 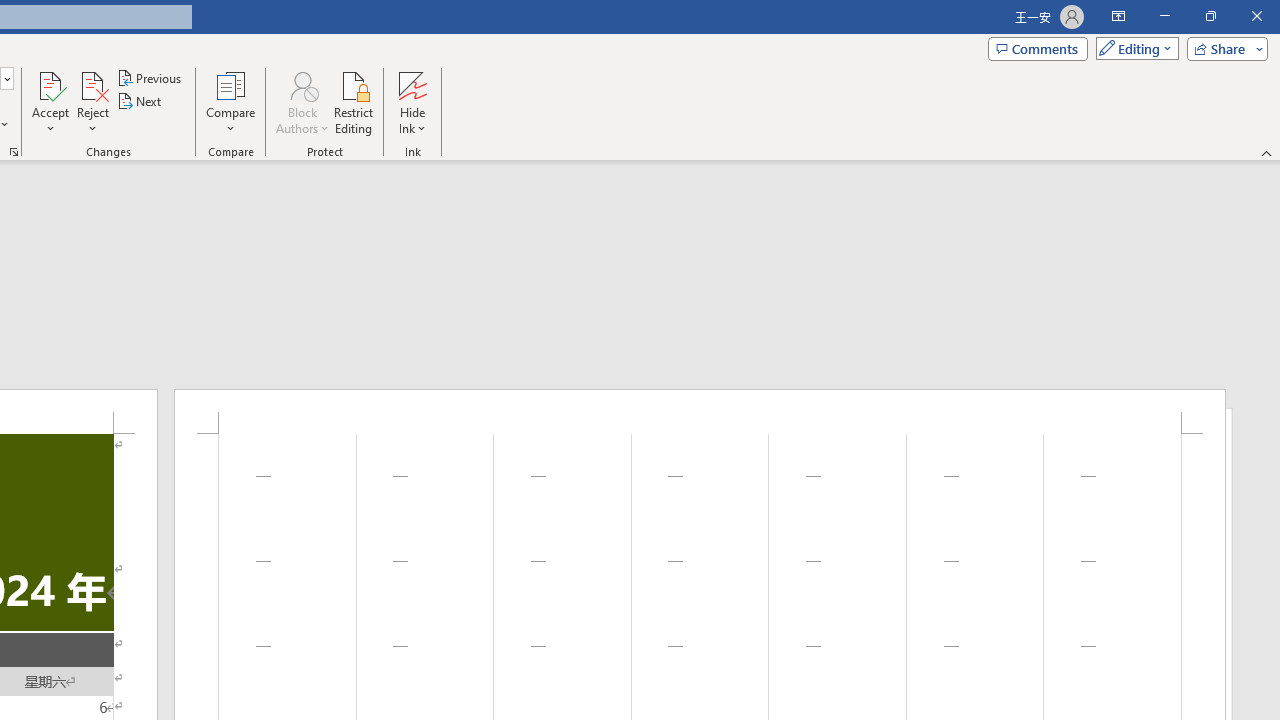 What do you see at coordinates (91, 84) in the screenshot?
I see `'Reject and Move to Next'` at bounding box center [91, 84].